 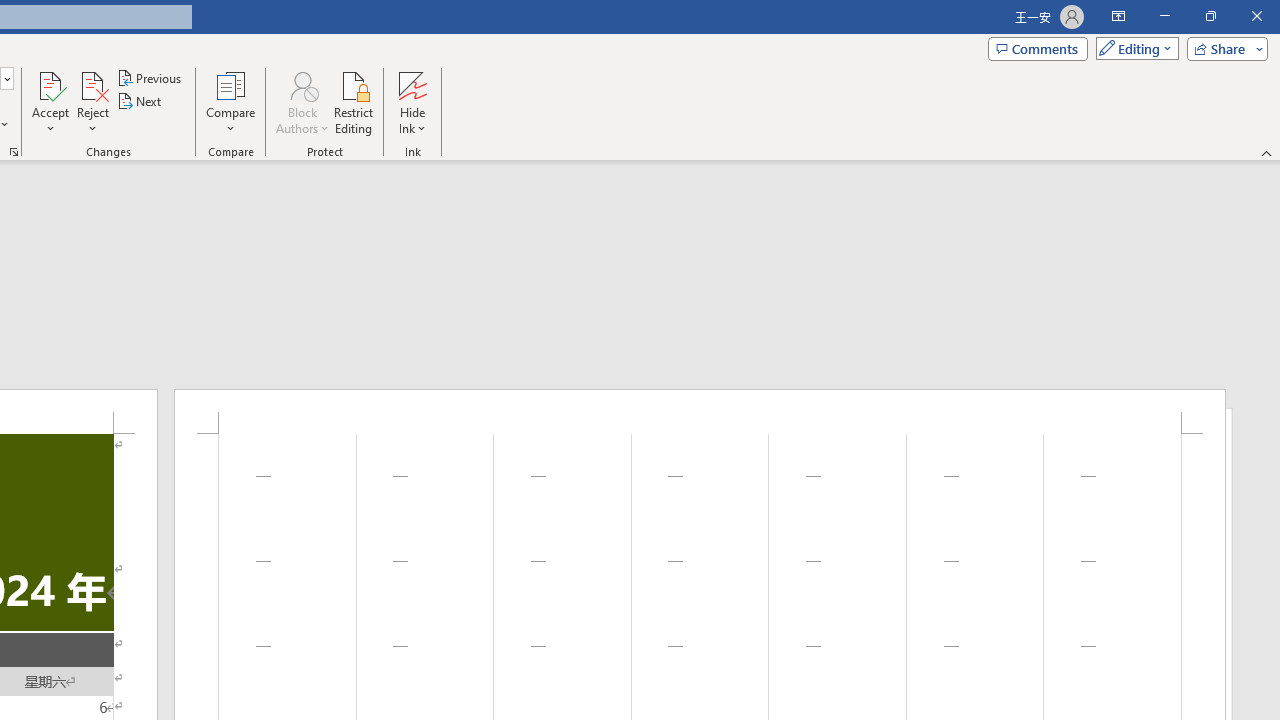 What do you see at coordinates (91, 84) in the screenshot?
I see `'Reject and Move to Next'` at bounding box center [91, 84].